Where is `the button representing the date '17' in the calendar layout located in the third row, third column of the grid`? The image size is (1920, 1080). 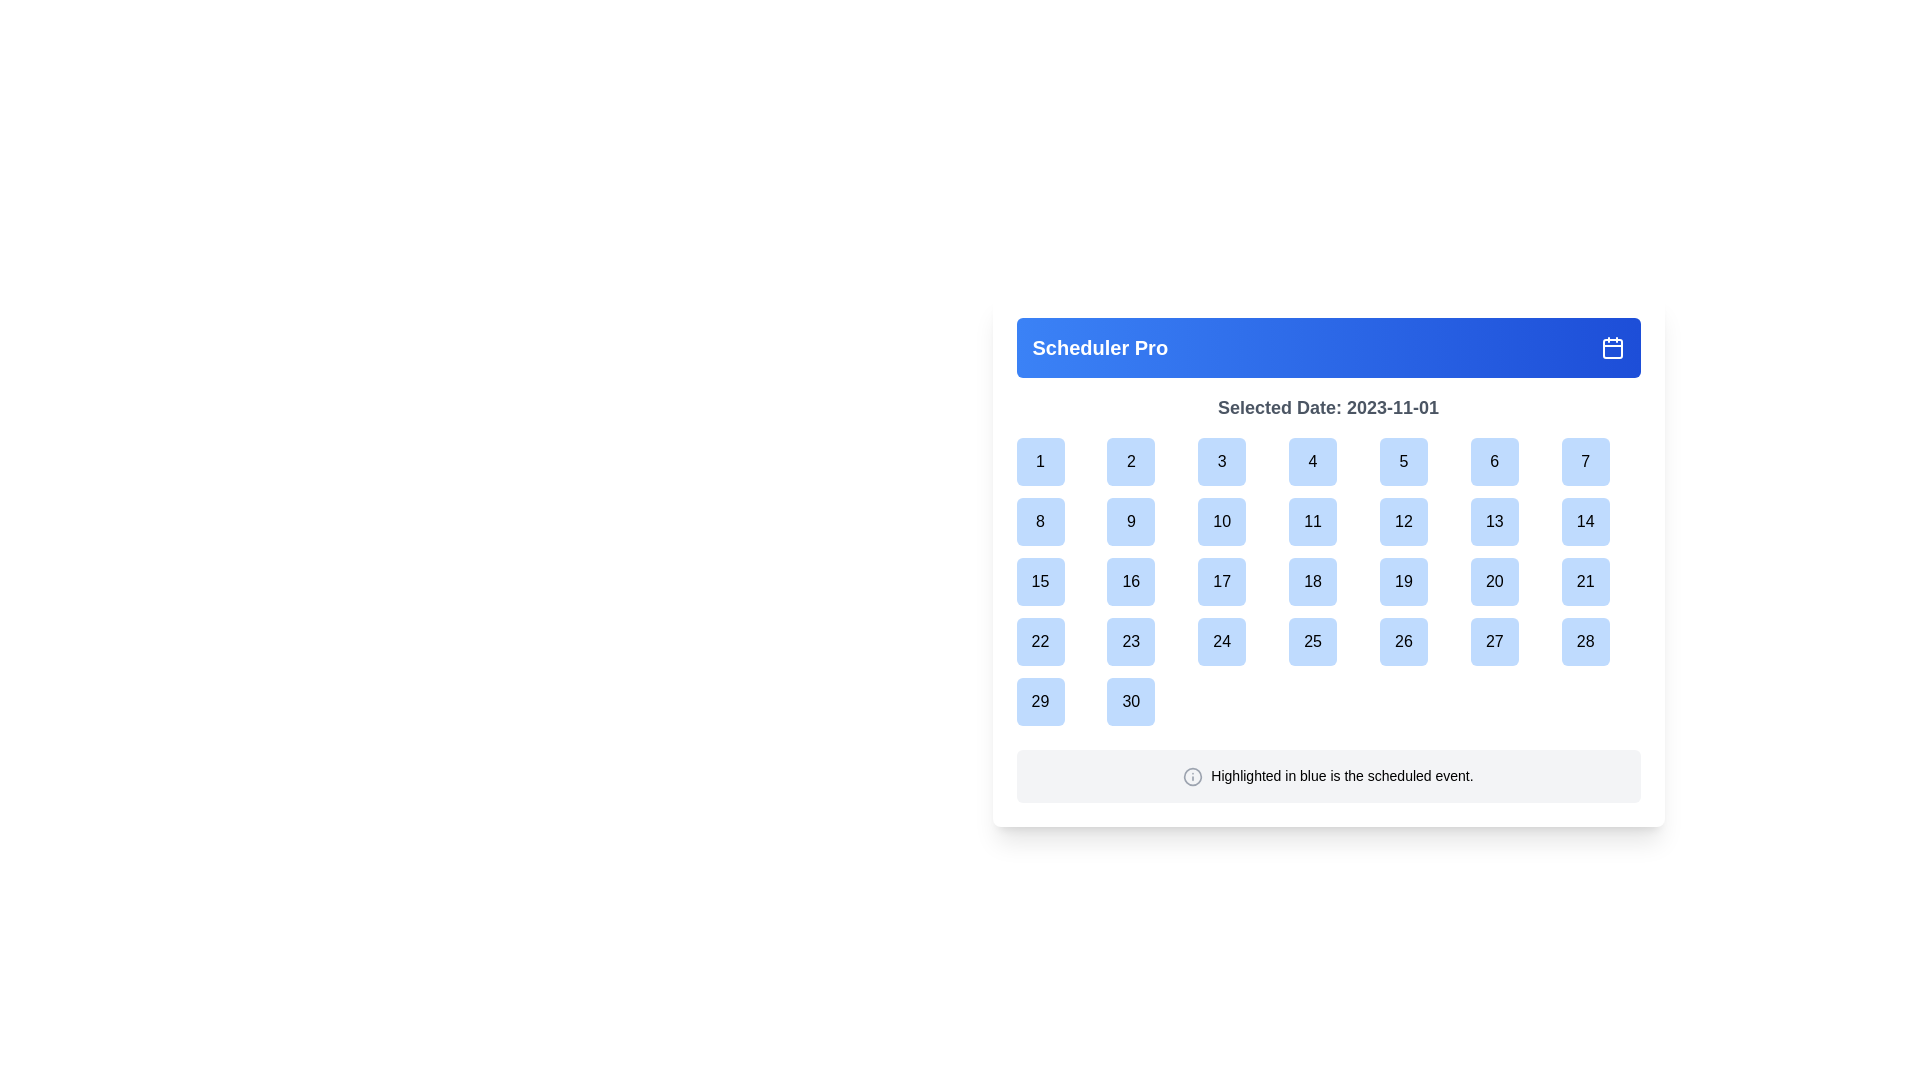
the button representing the date '17' in the calendar layout located in the third row, third column of the grid is located at coordinates (1236, 582).